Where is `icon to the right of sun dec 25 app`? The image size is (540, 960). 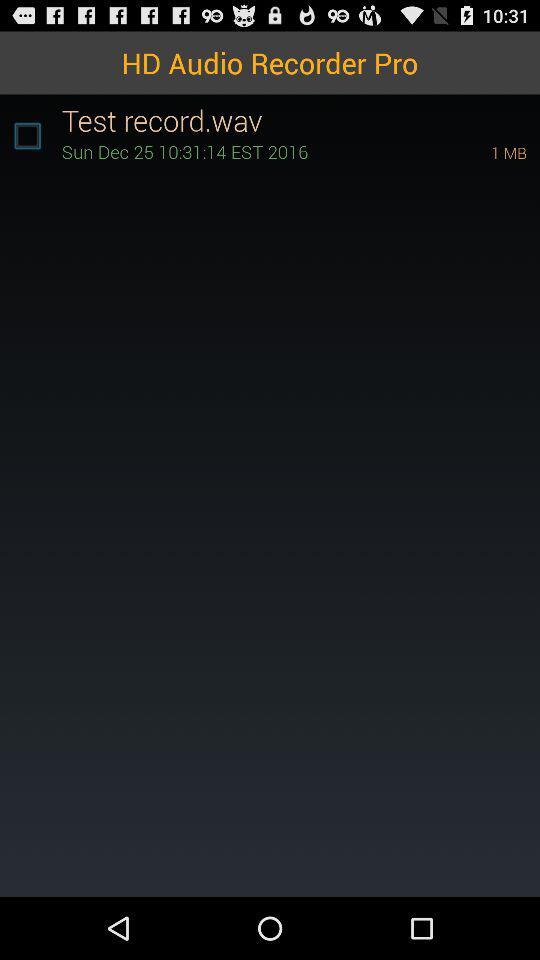 icon to the right of sun dec 25 app is located at coordinates (480, 151).